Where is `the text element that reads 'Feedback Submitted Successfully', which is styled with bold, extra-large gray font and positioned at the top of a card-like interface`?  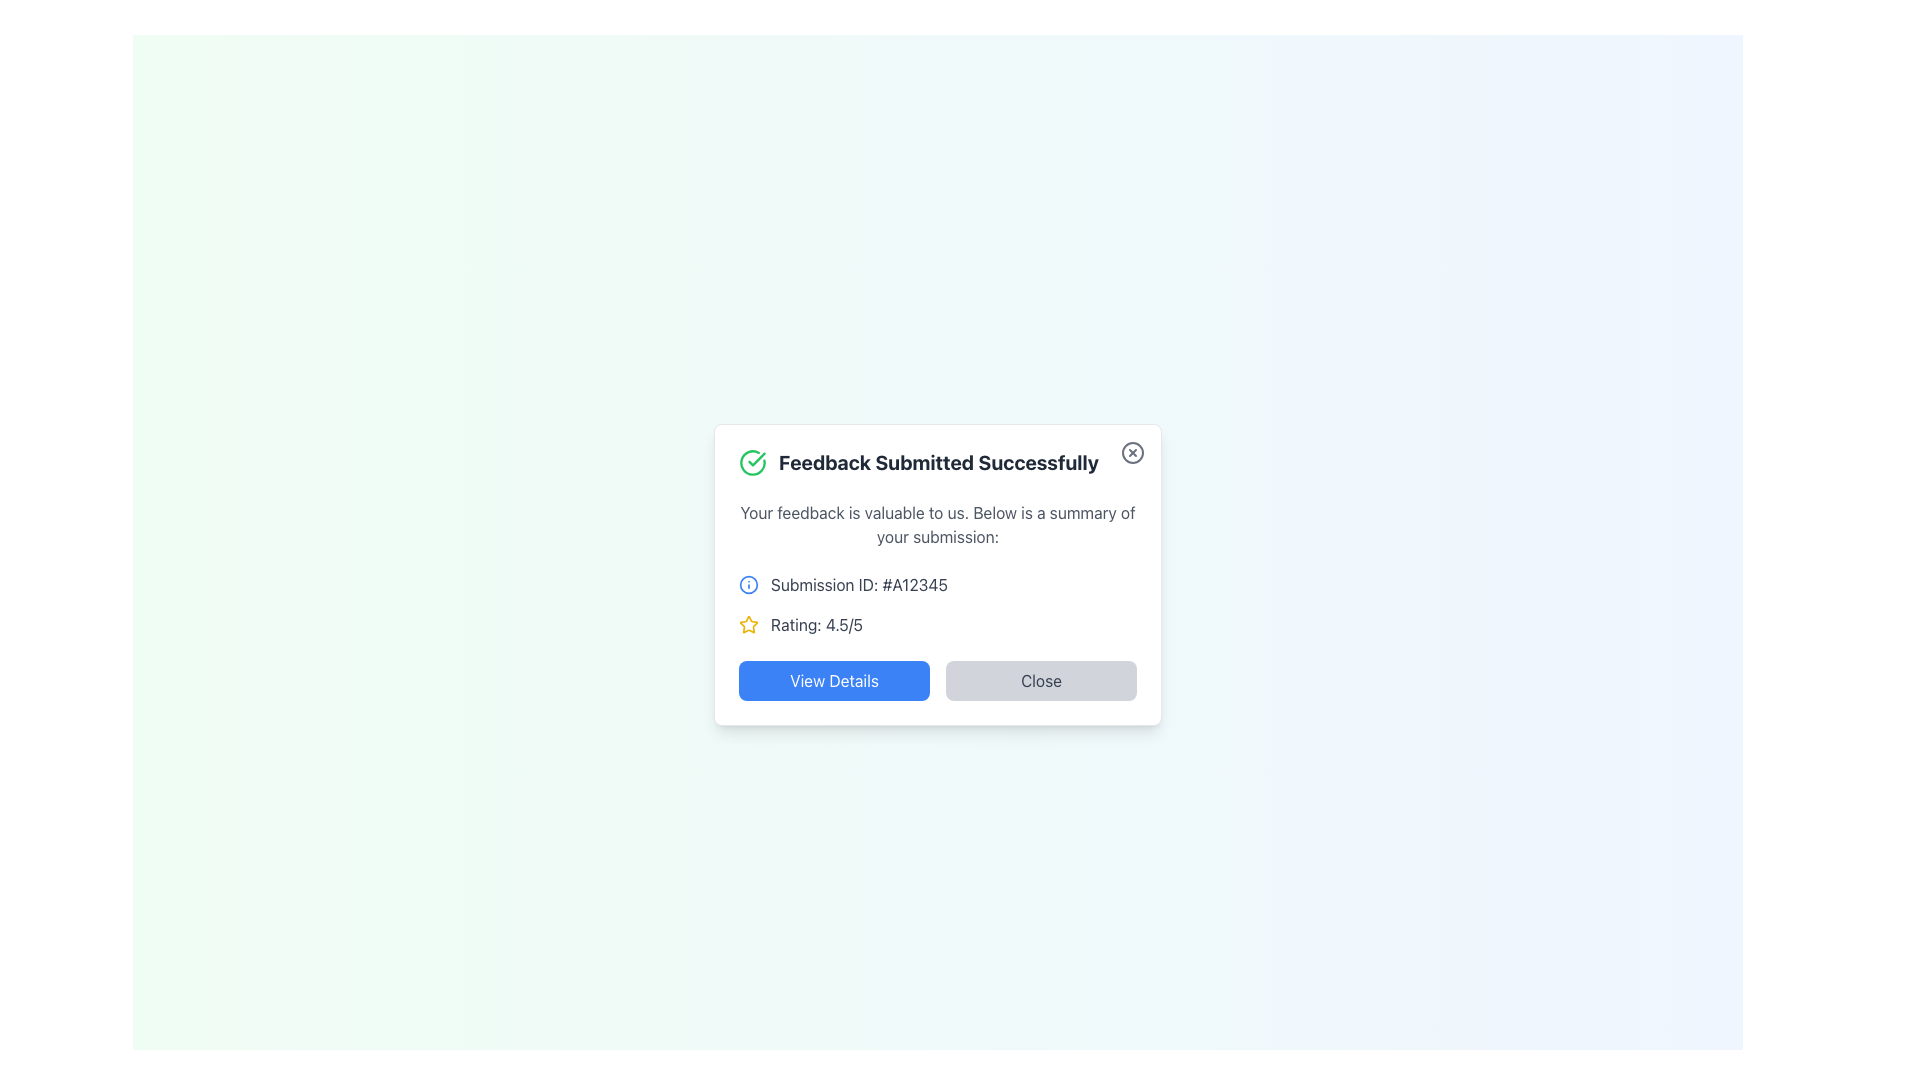
the text element that reads 'Feedback Submitted Successfully', which is styled with bold, extra-large gray font and positioned at the top of a card-like interface is located at coordinates (937, 462).